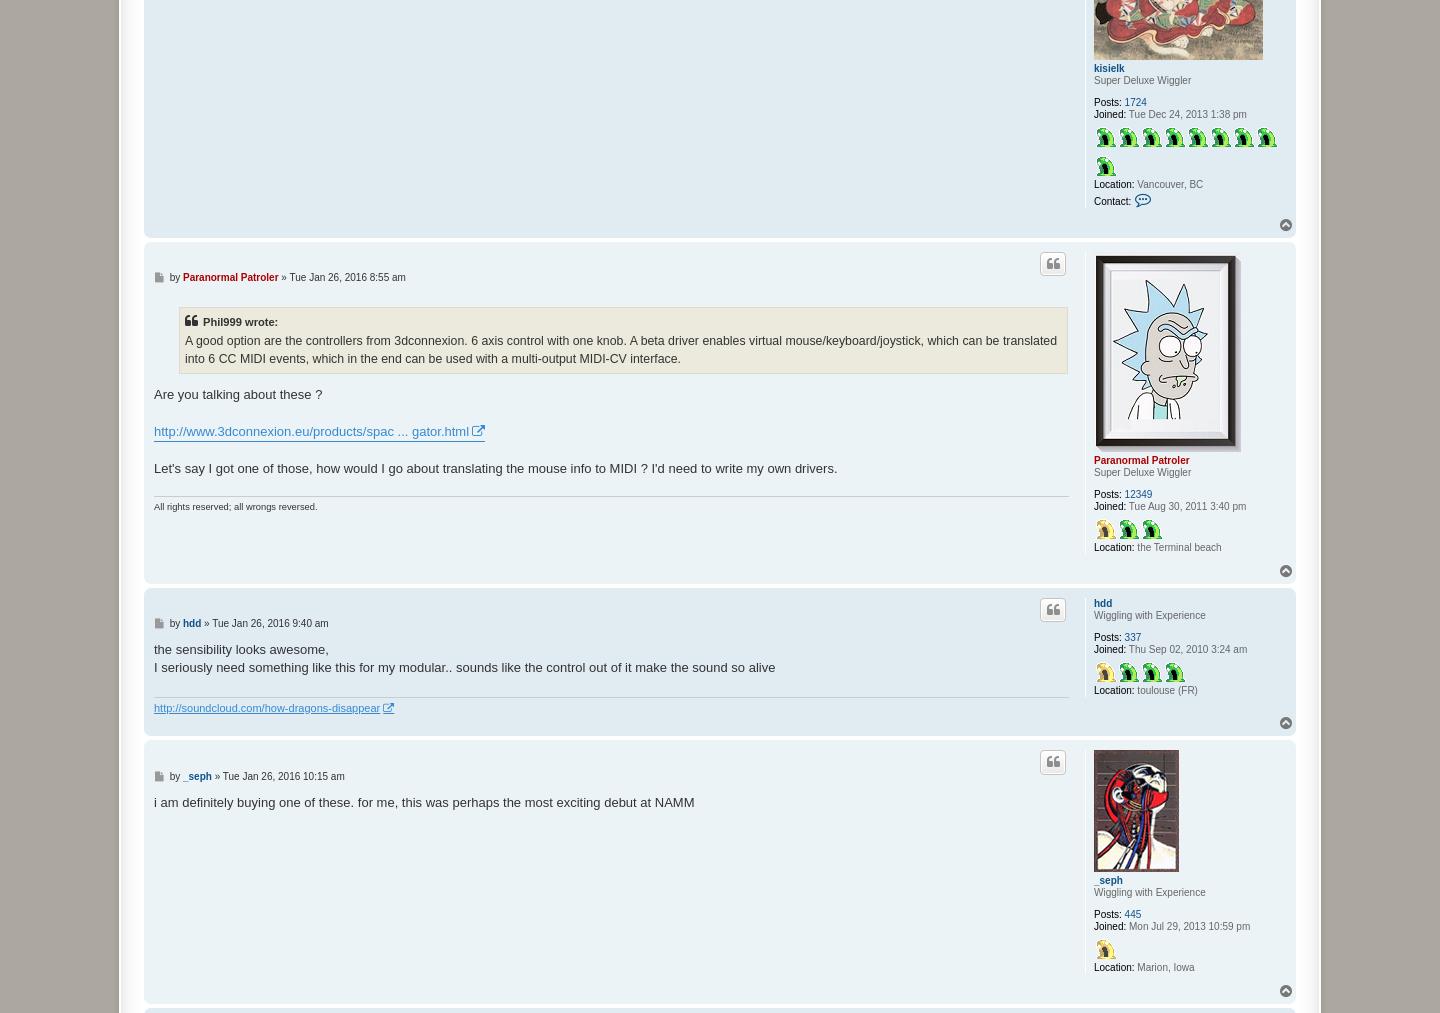  Describe the element at coordinates (238, 394) in the screenshot. I see `'Are you talking about these ?'` at that location.